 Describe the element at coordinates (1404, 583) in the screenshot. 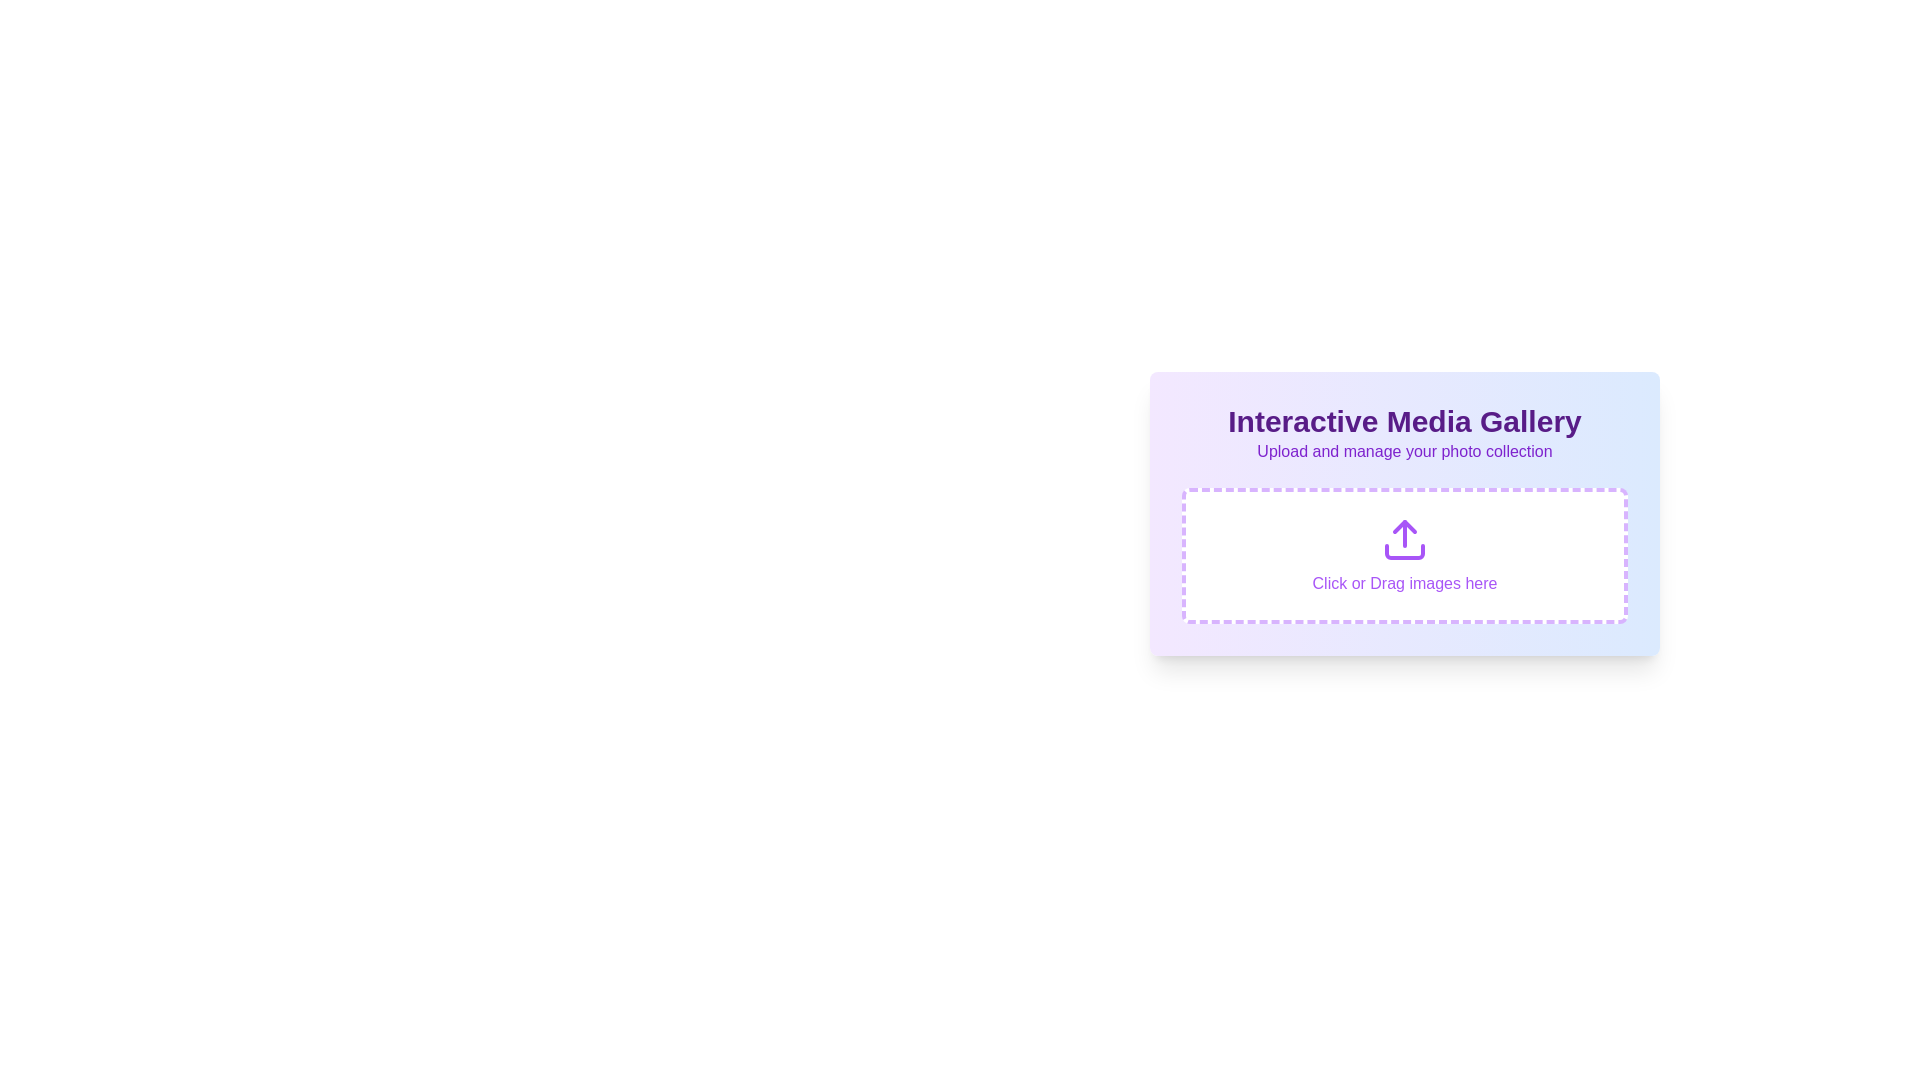

I see `text label element that says 'Click or Drag images here', which is styled with a purple color and positioned centrally below the purple upload icon inside the dashed bordered region of the 'Interactive Media Gallery'` at that location.